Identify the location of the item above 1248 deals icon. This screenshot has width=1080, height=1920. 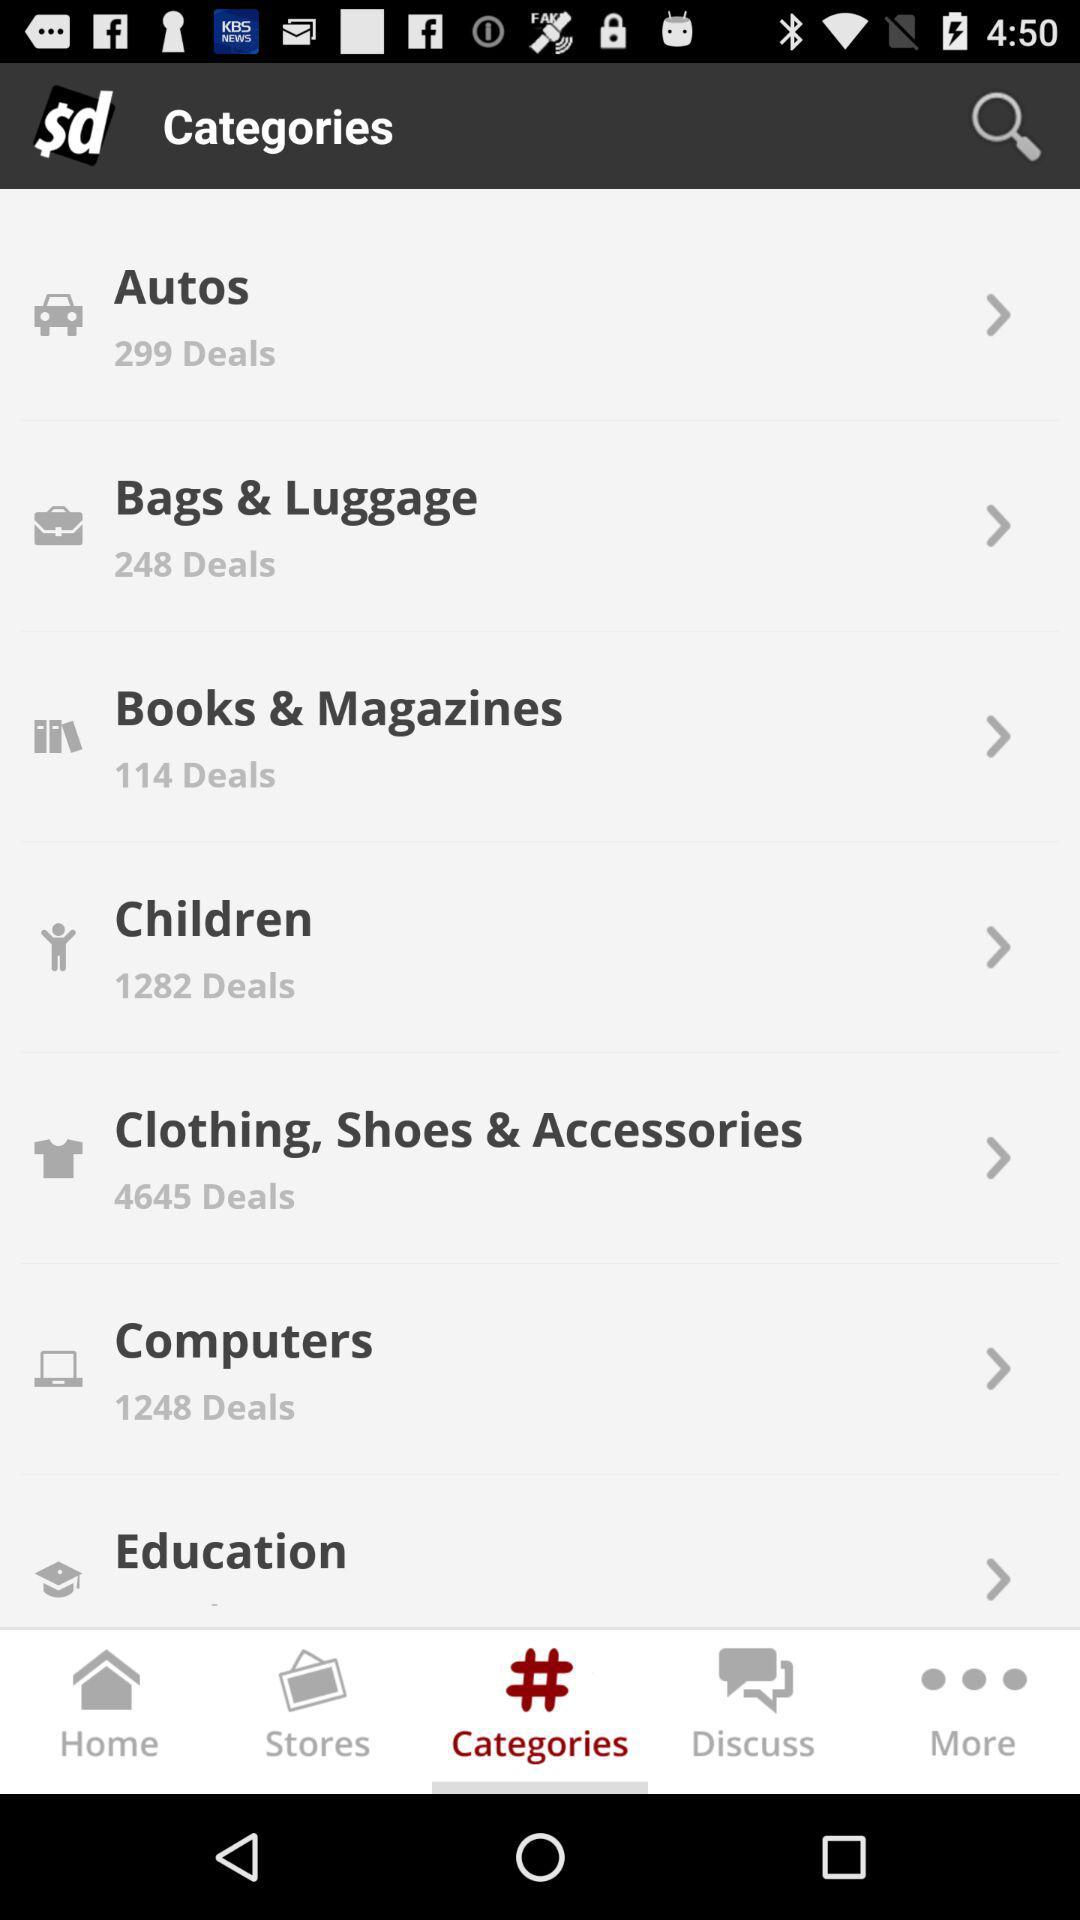
(242, 1339).